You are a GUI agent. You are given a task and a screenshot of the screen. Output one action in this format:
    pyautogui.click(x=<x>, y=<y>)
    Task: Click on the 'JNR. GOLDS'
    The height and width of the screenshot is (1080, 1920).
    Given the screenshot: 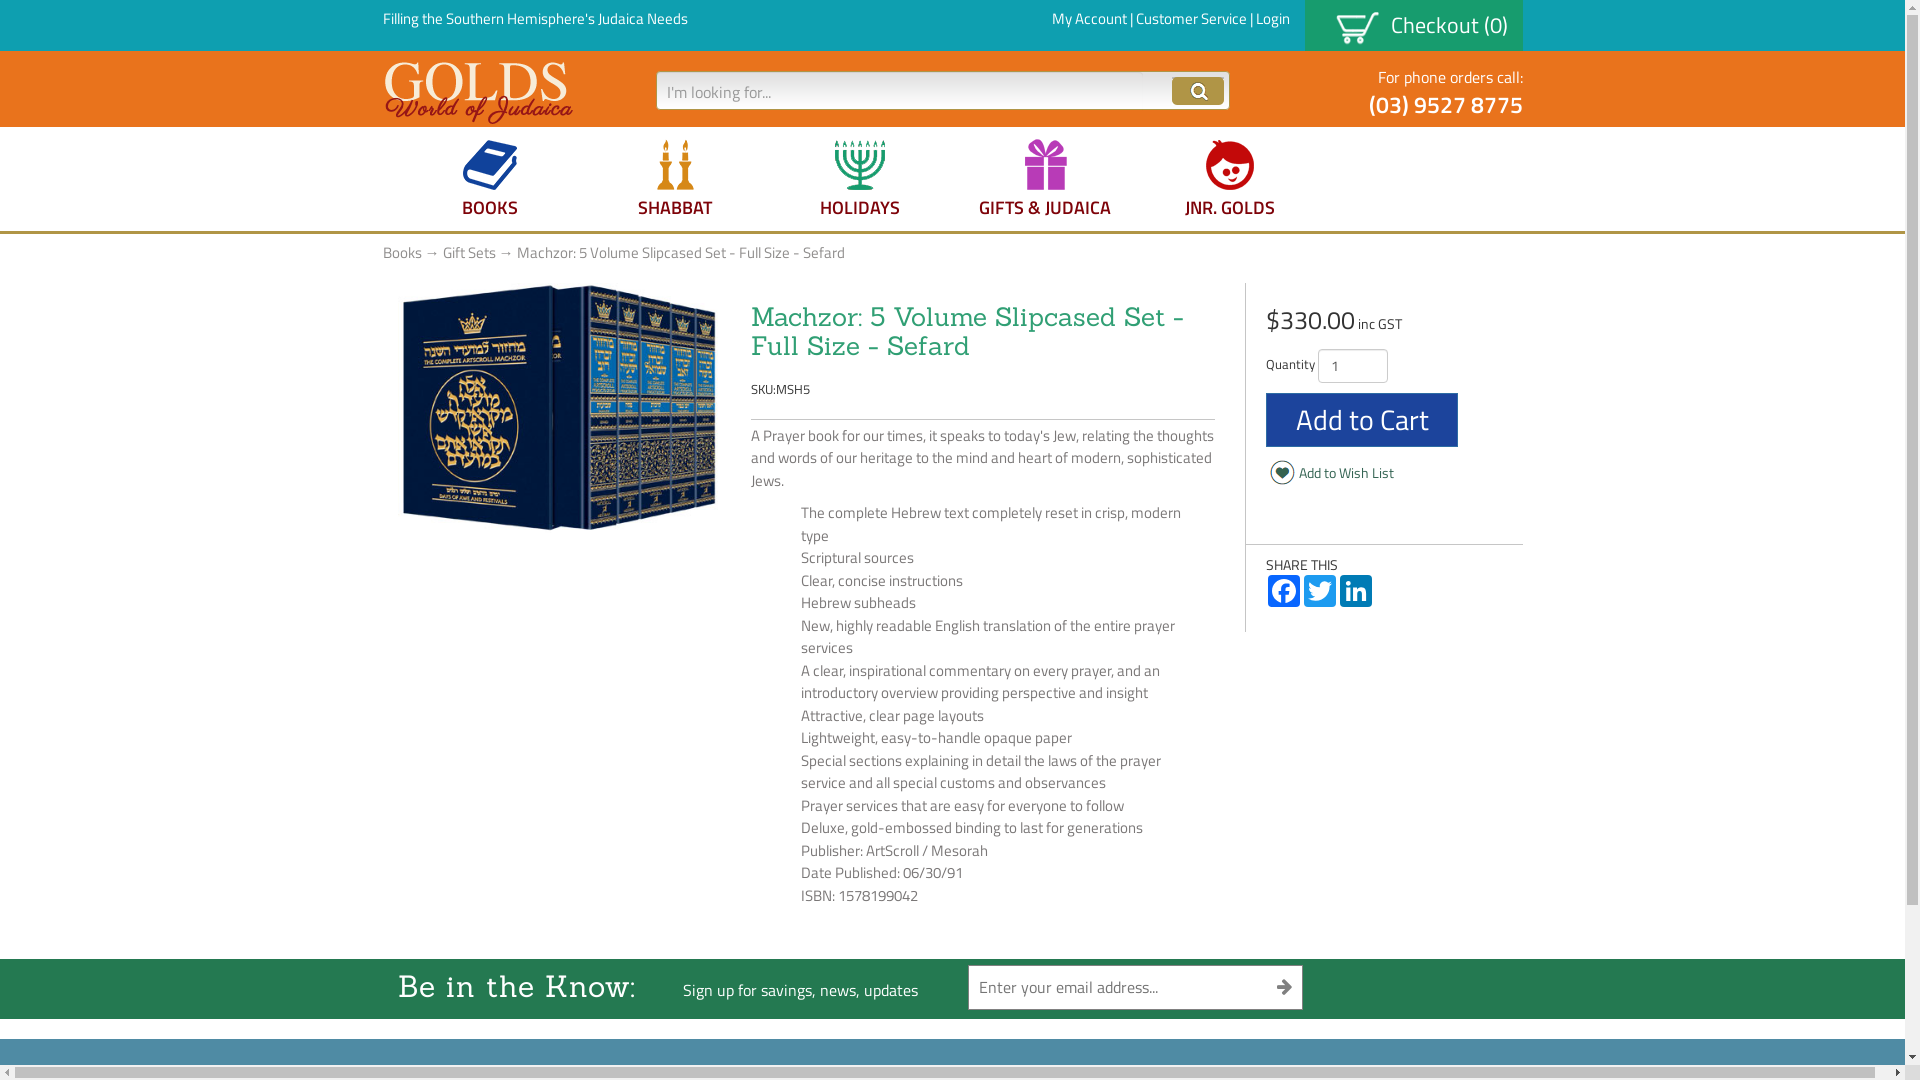 What is the action you would take?
    pyautogui.click(x=1152, y=177)
    